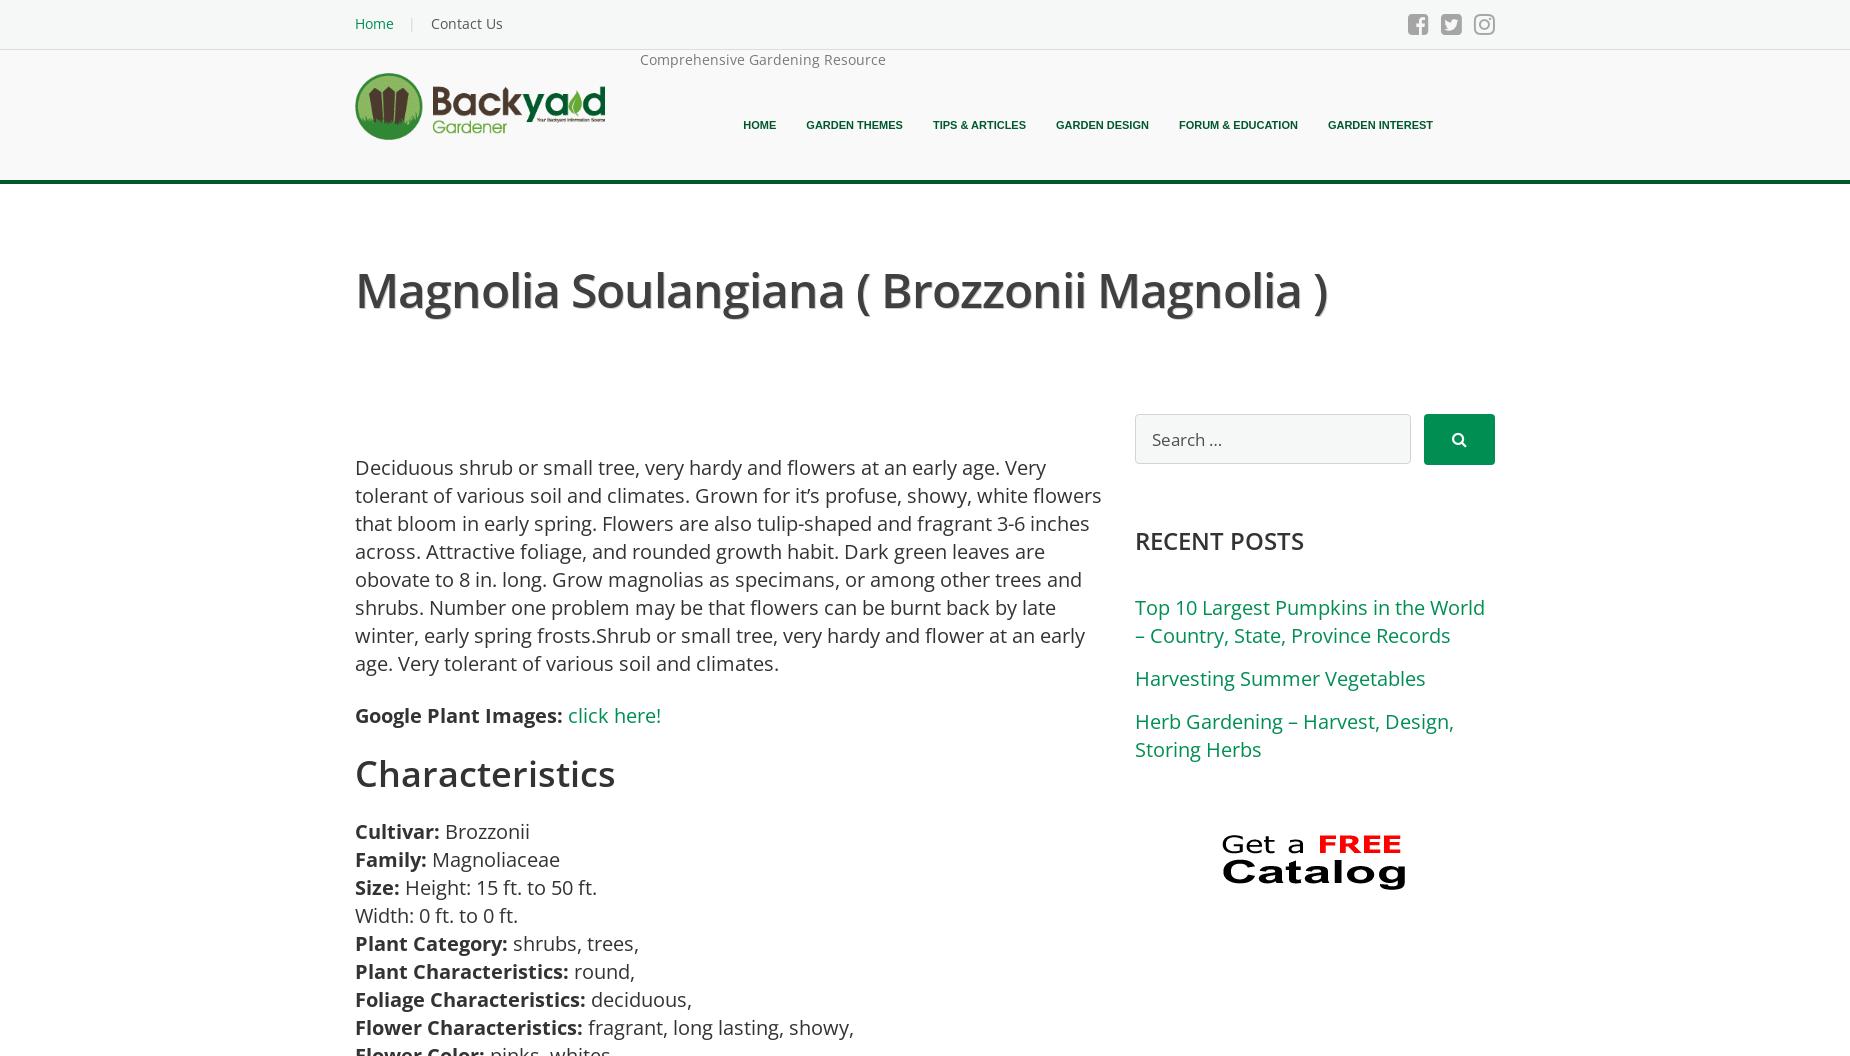 The width and height of the screenshot is (1850, 1056). Describe the element at coordinates (742, 124) in the screenshot. I see `'Home'` at that location.